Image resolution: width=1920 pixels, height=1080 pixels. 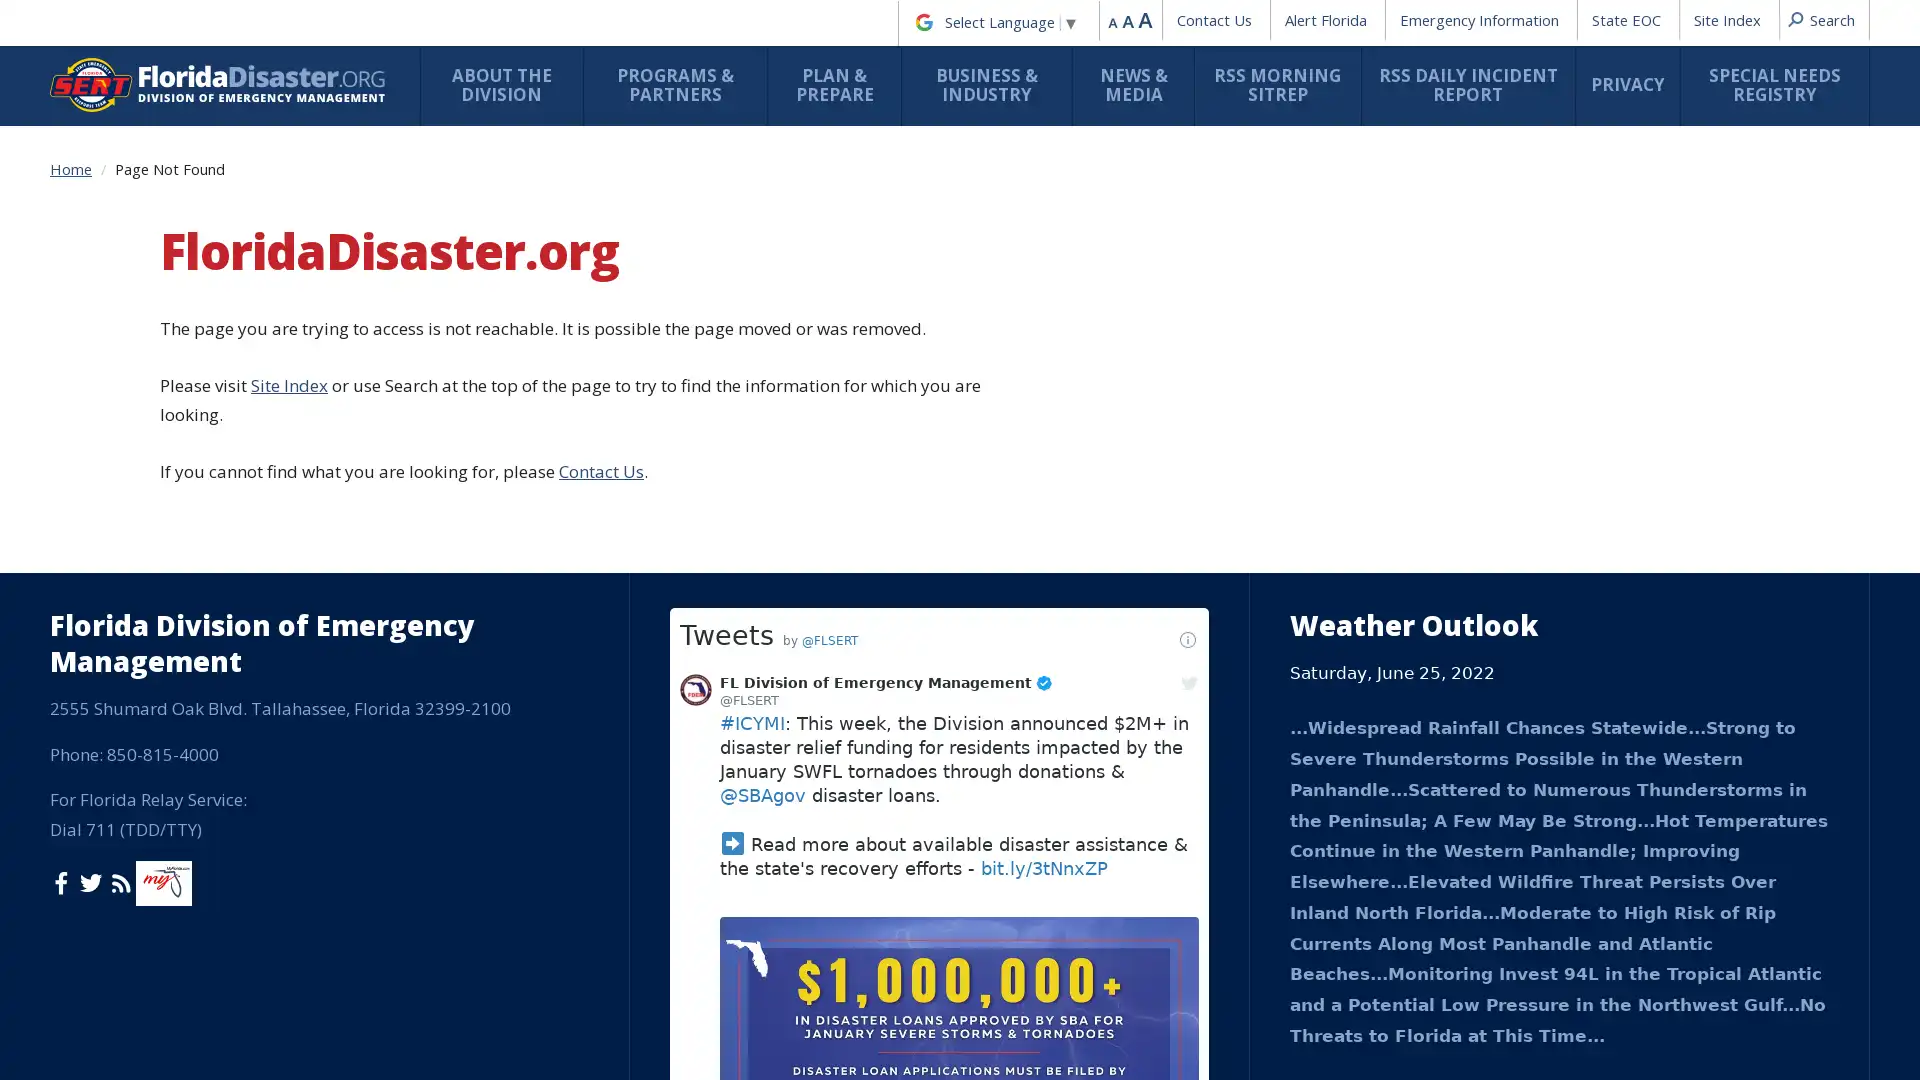 What do you see at coordinates (600, 503) in the screenshot?
I see `Toggle More` at bounding box center [600, 503].